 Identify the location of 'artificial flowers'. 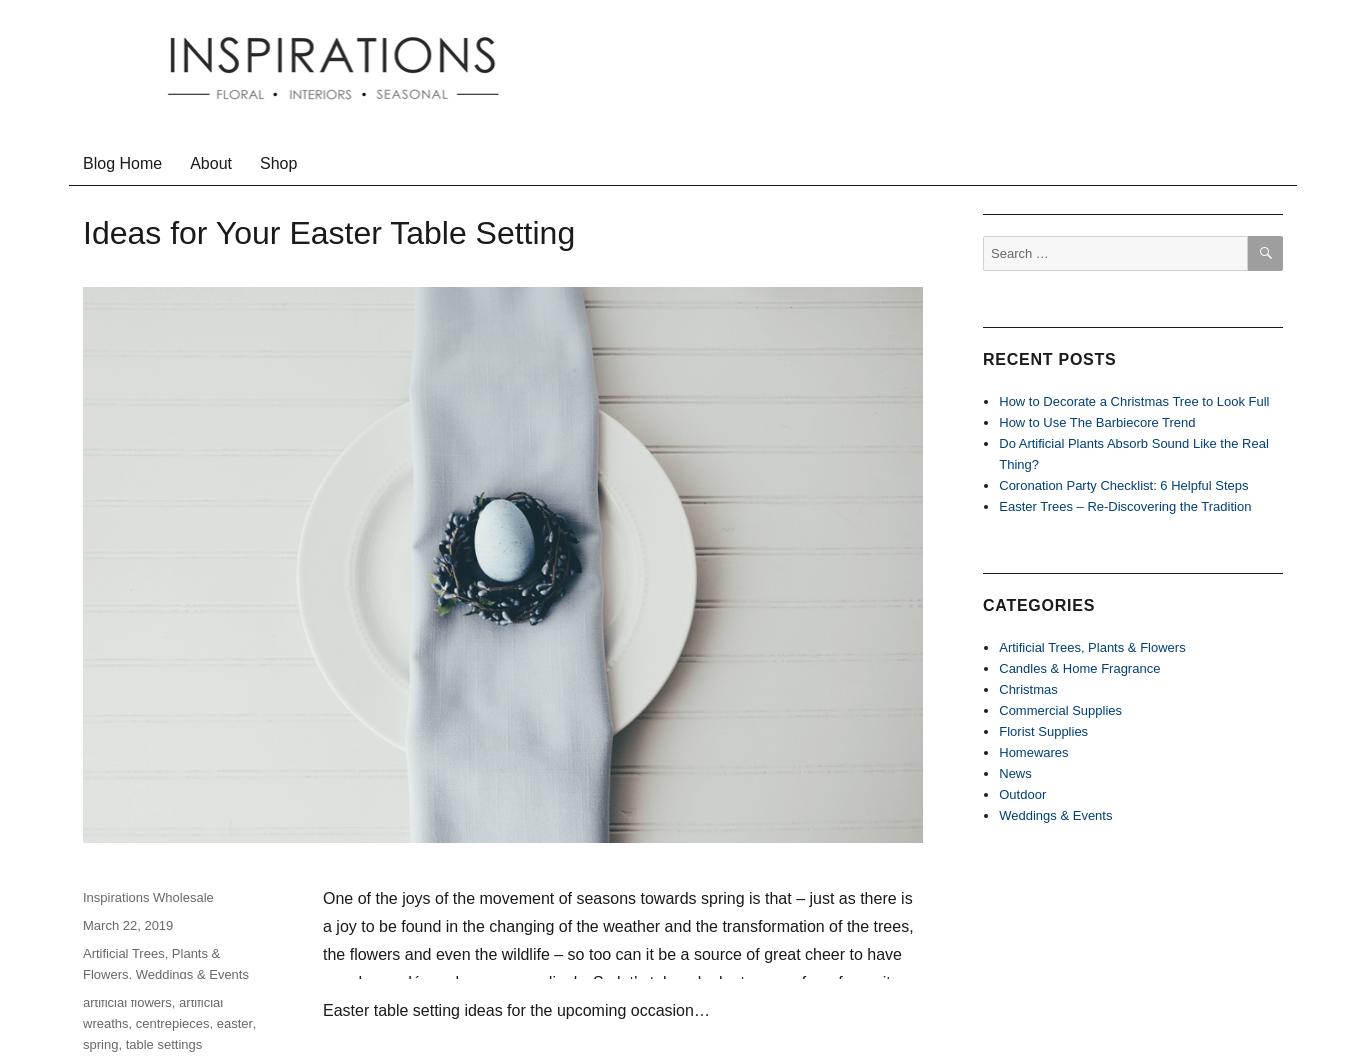
(126, 1000).